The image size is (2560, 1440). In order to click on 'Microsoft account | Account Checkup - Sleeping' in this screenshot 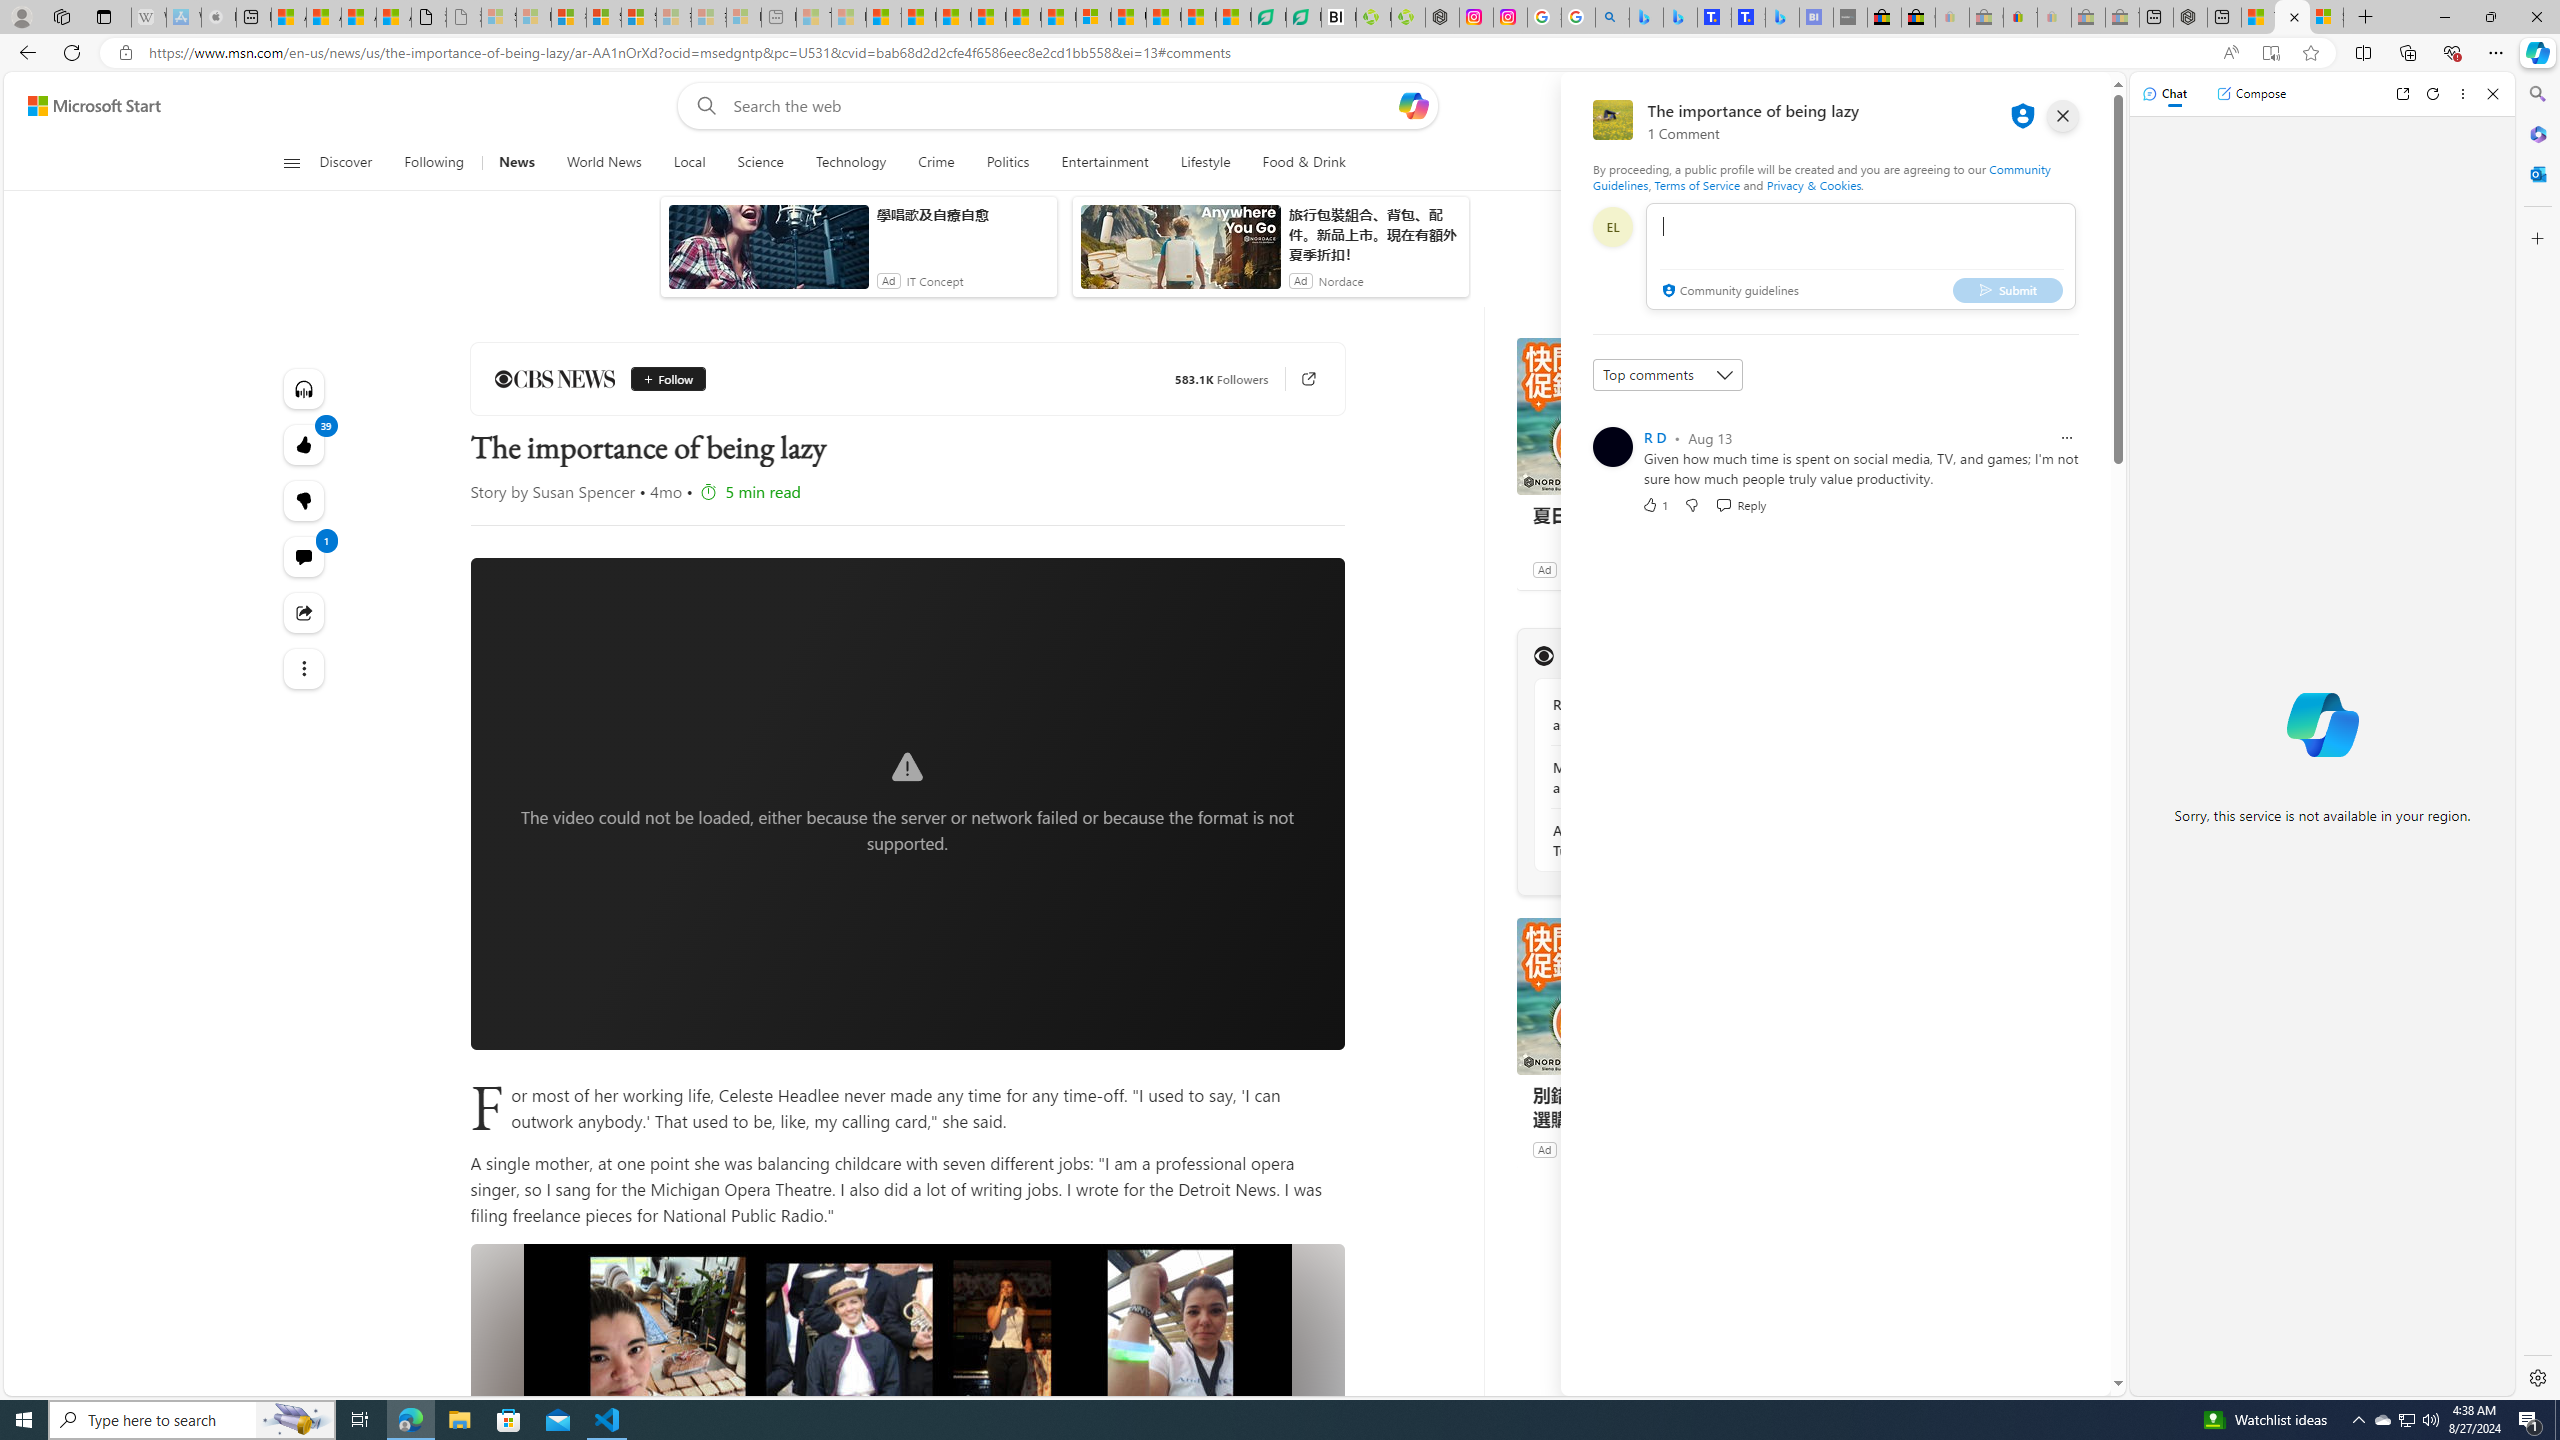, I will do `click(742, 16)`.